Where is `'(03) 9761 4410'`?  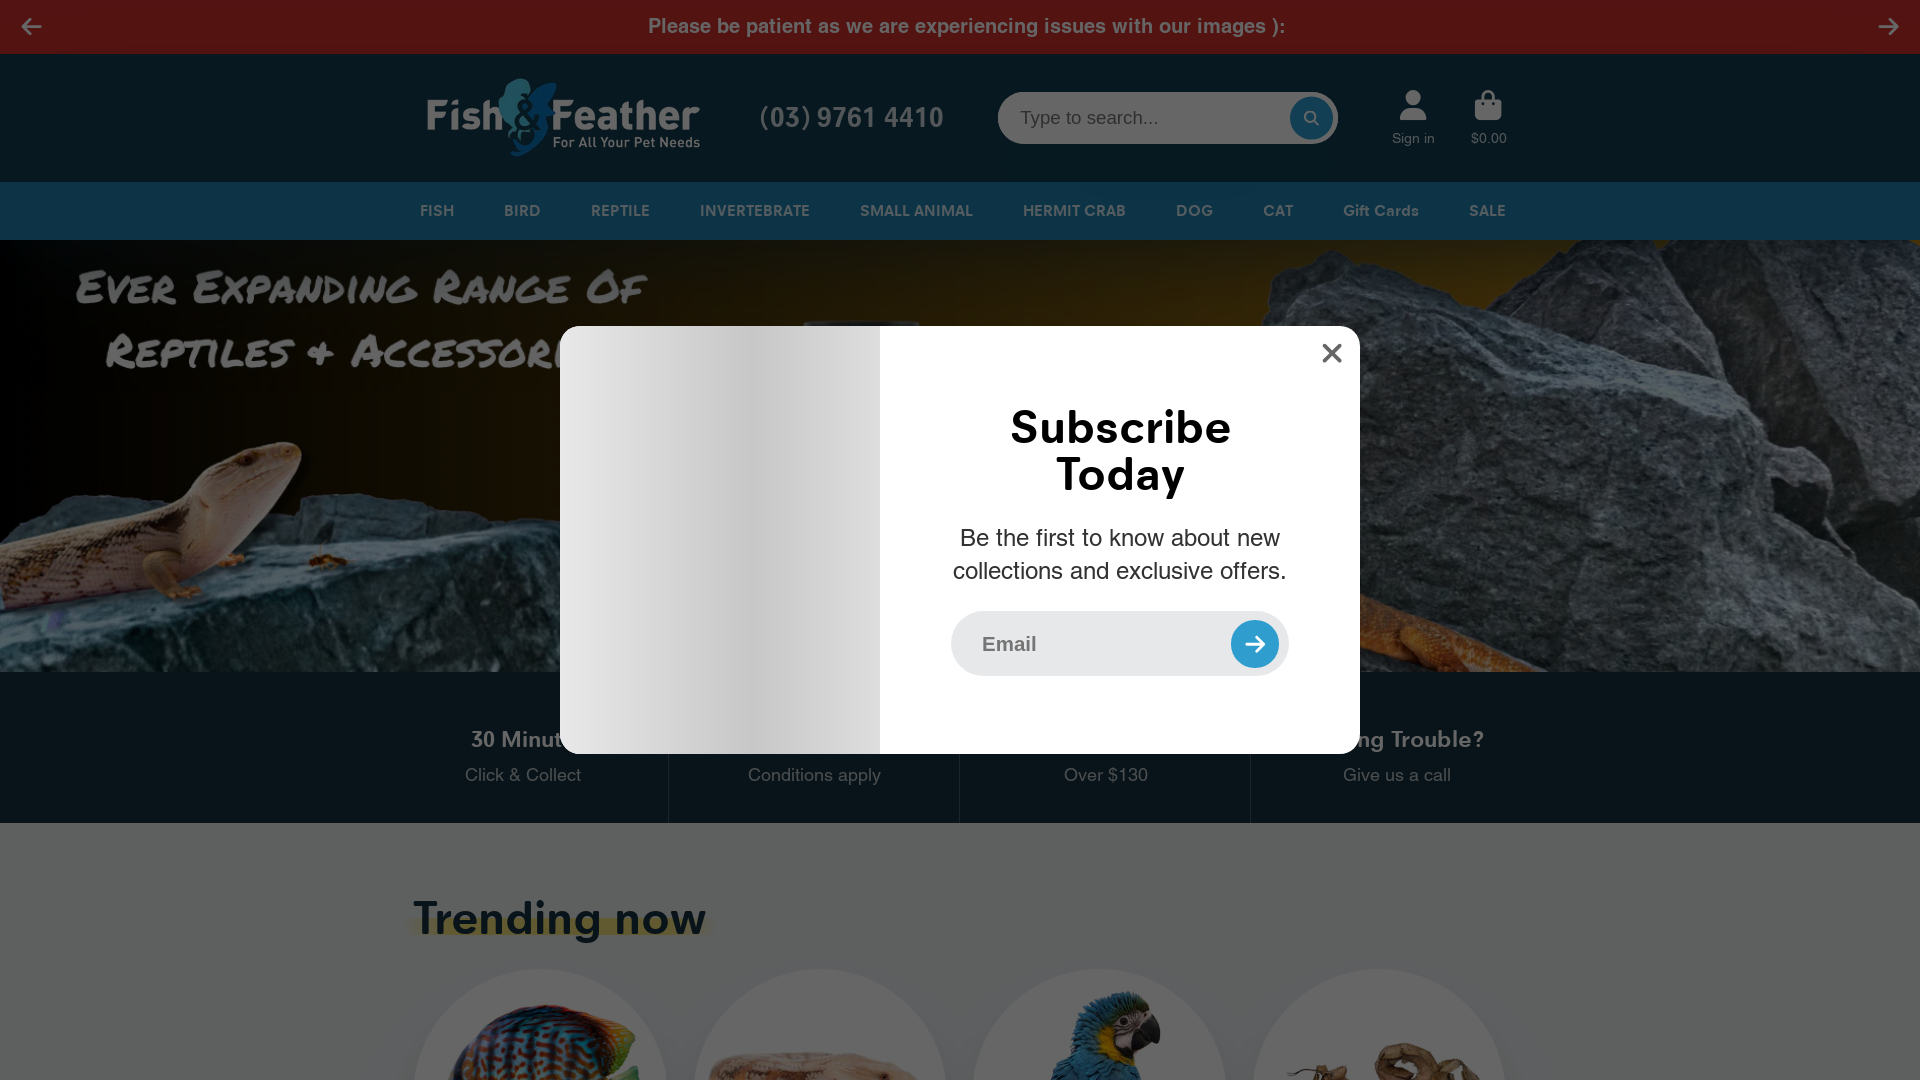 '(03) 9761 4410' is located at coordinates (747, 117).